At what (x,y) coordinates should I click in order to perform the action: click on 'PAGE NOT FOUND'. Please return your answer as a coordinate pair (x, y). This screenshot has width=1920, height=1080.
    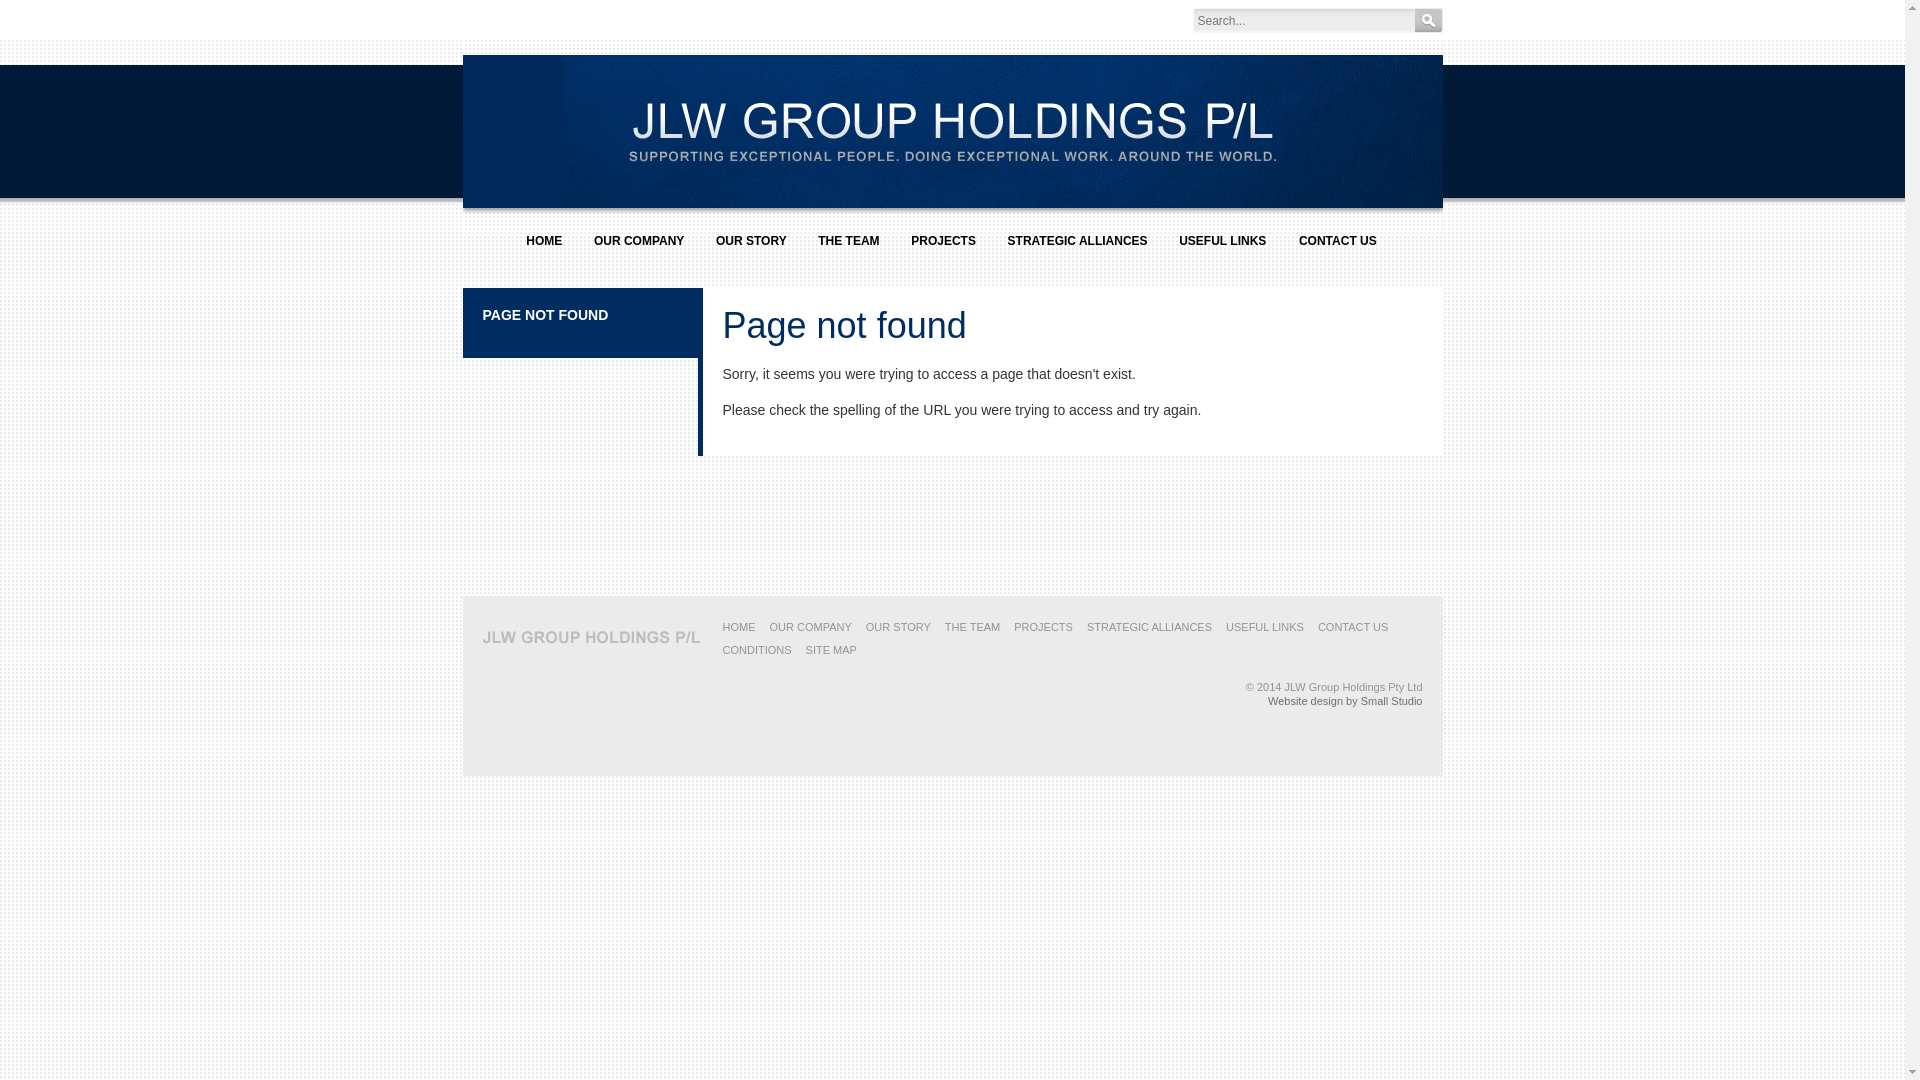
    Looking at the image, I should click on (545, 315).